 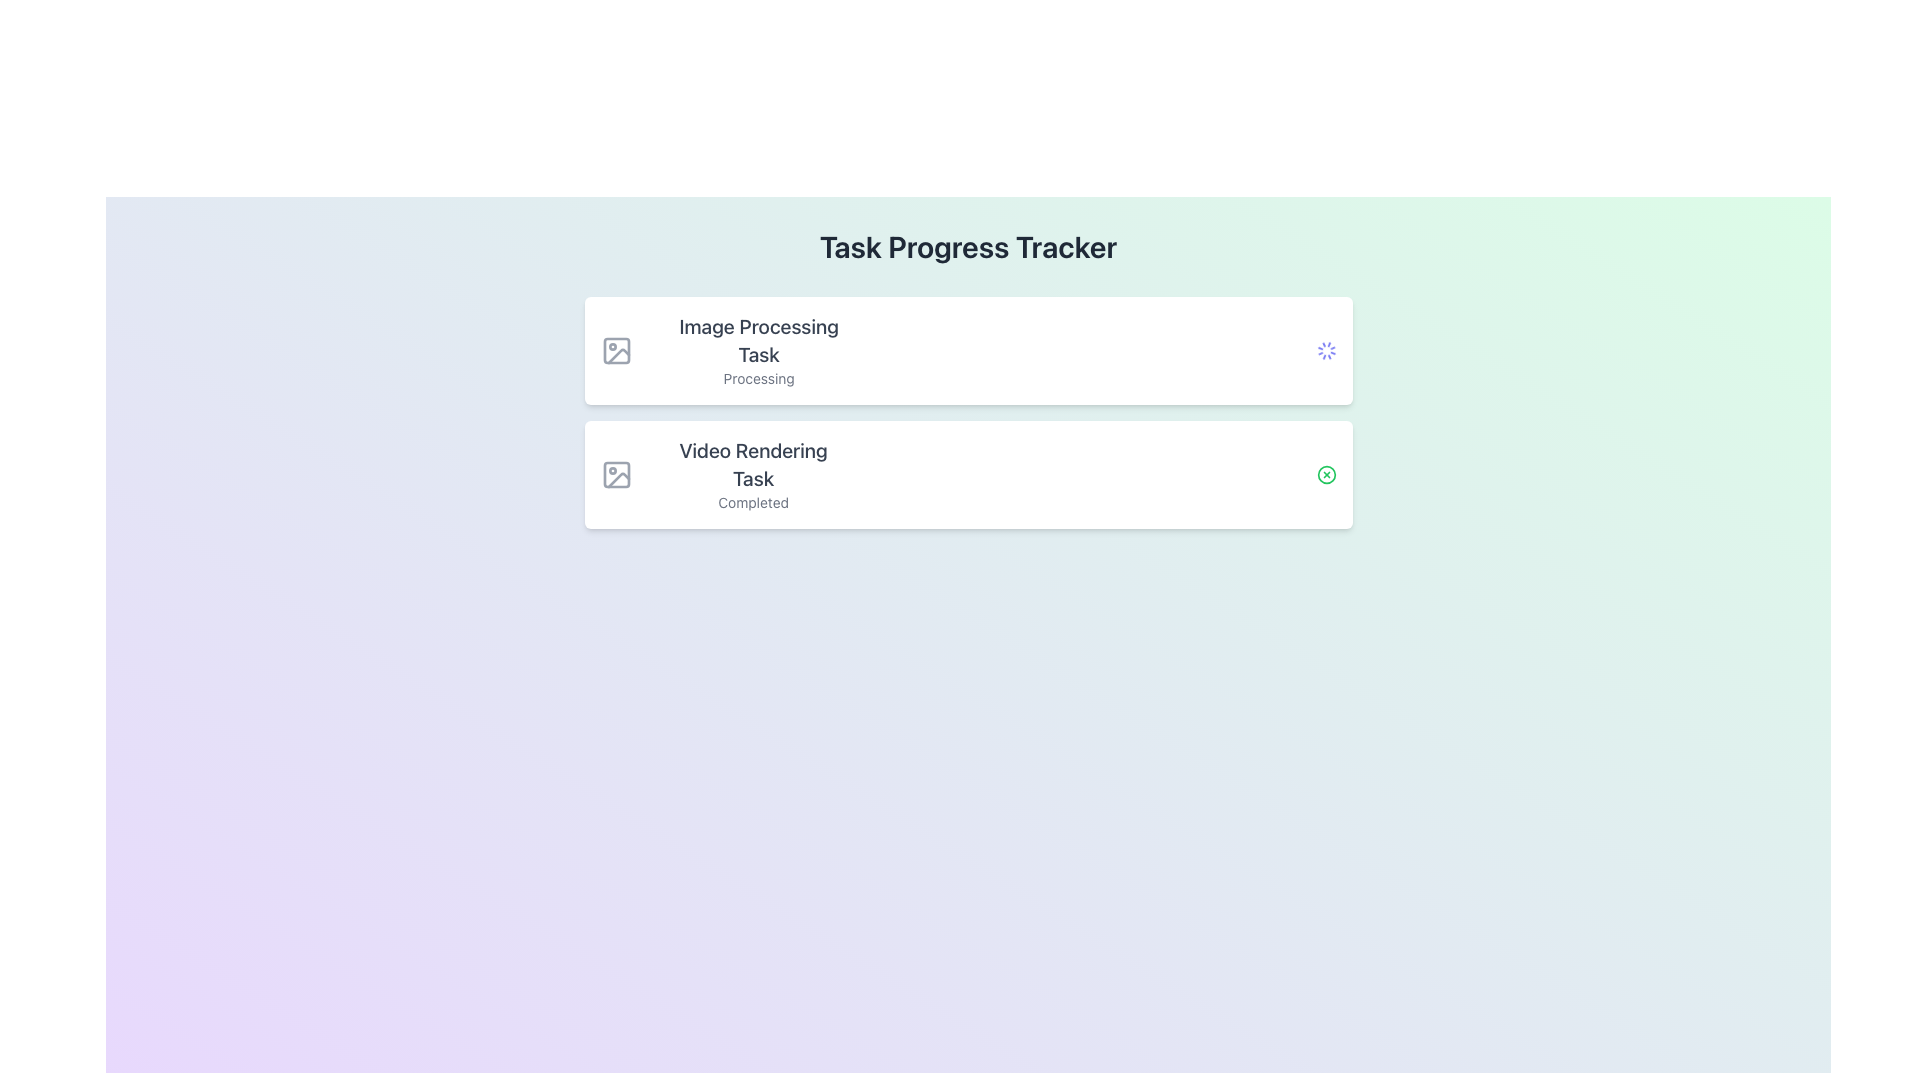 What do you see at coordinates (615, 474) in the screenshot?
I see `the decorative icon within the 'Video Rendering' task card located on the left side, which serves a symbolic function in the design` at bounding box center [615, 474].